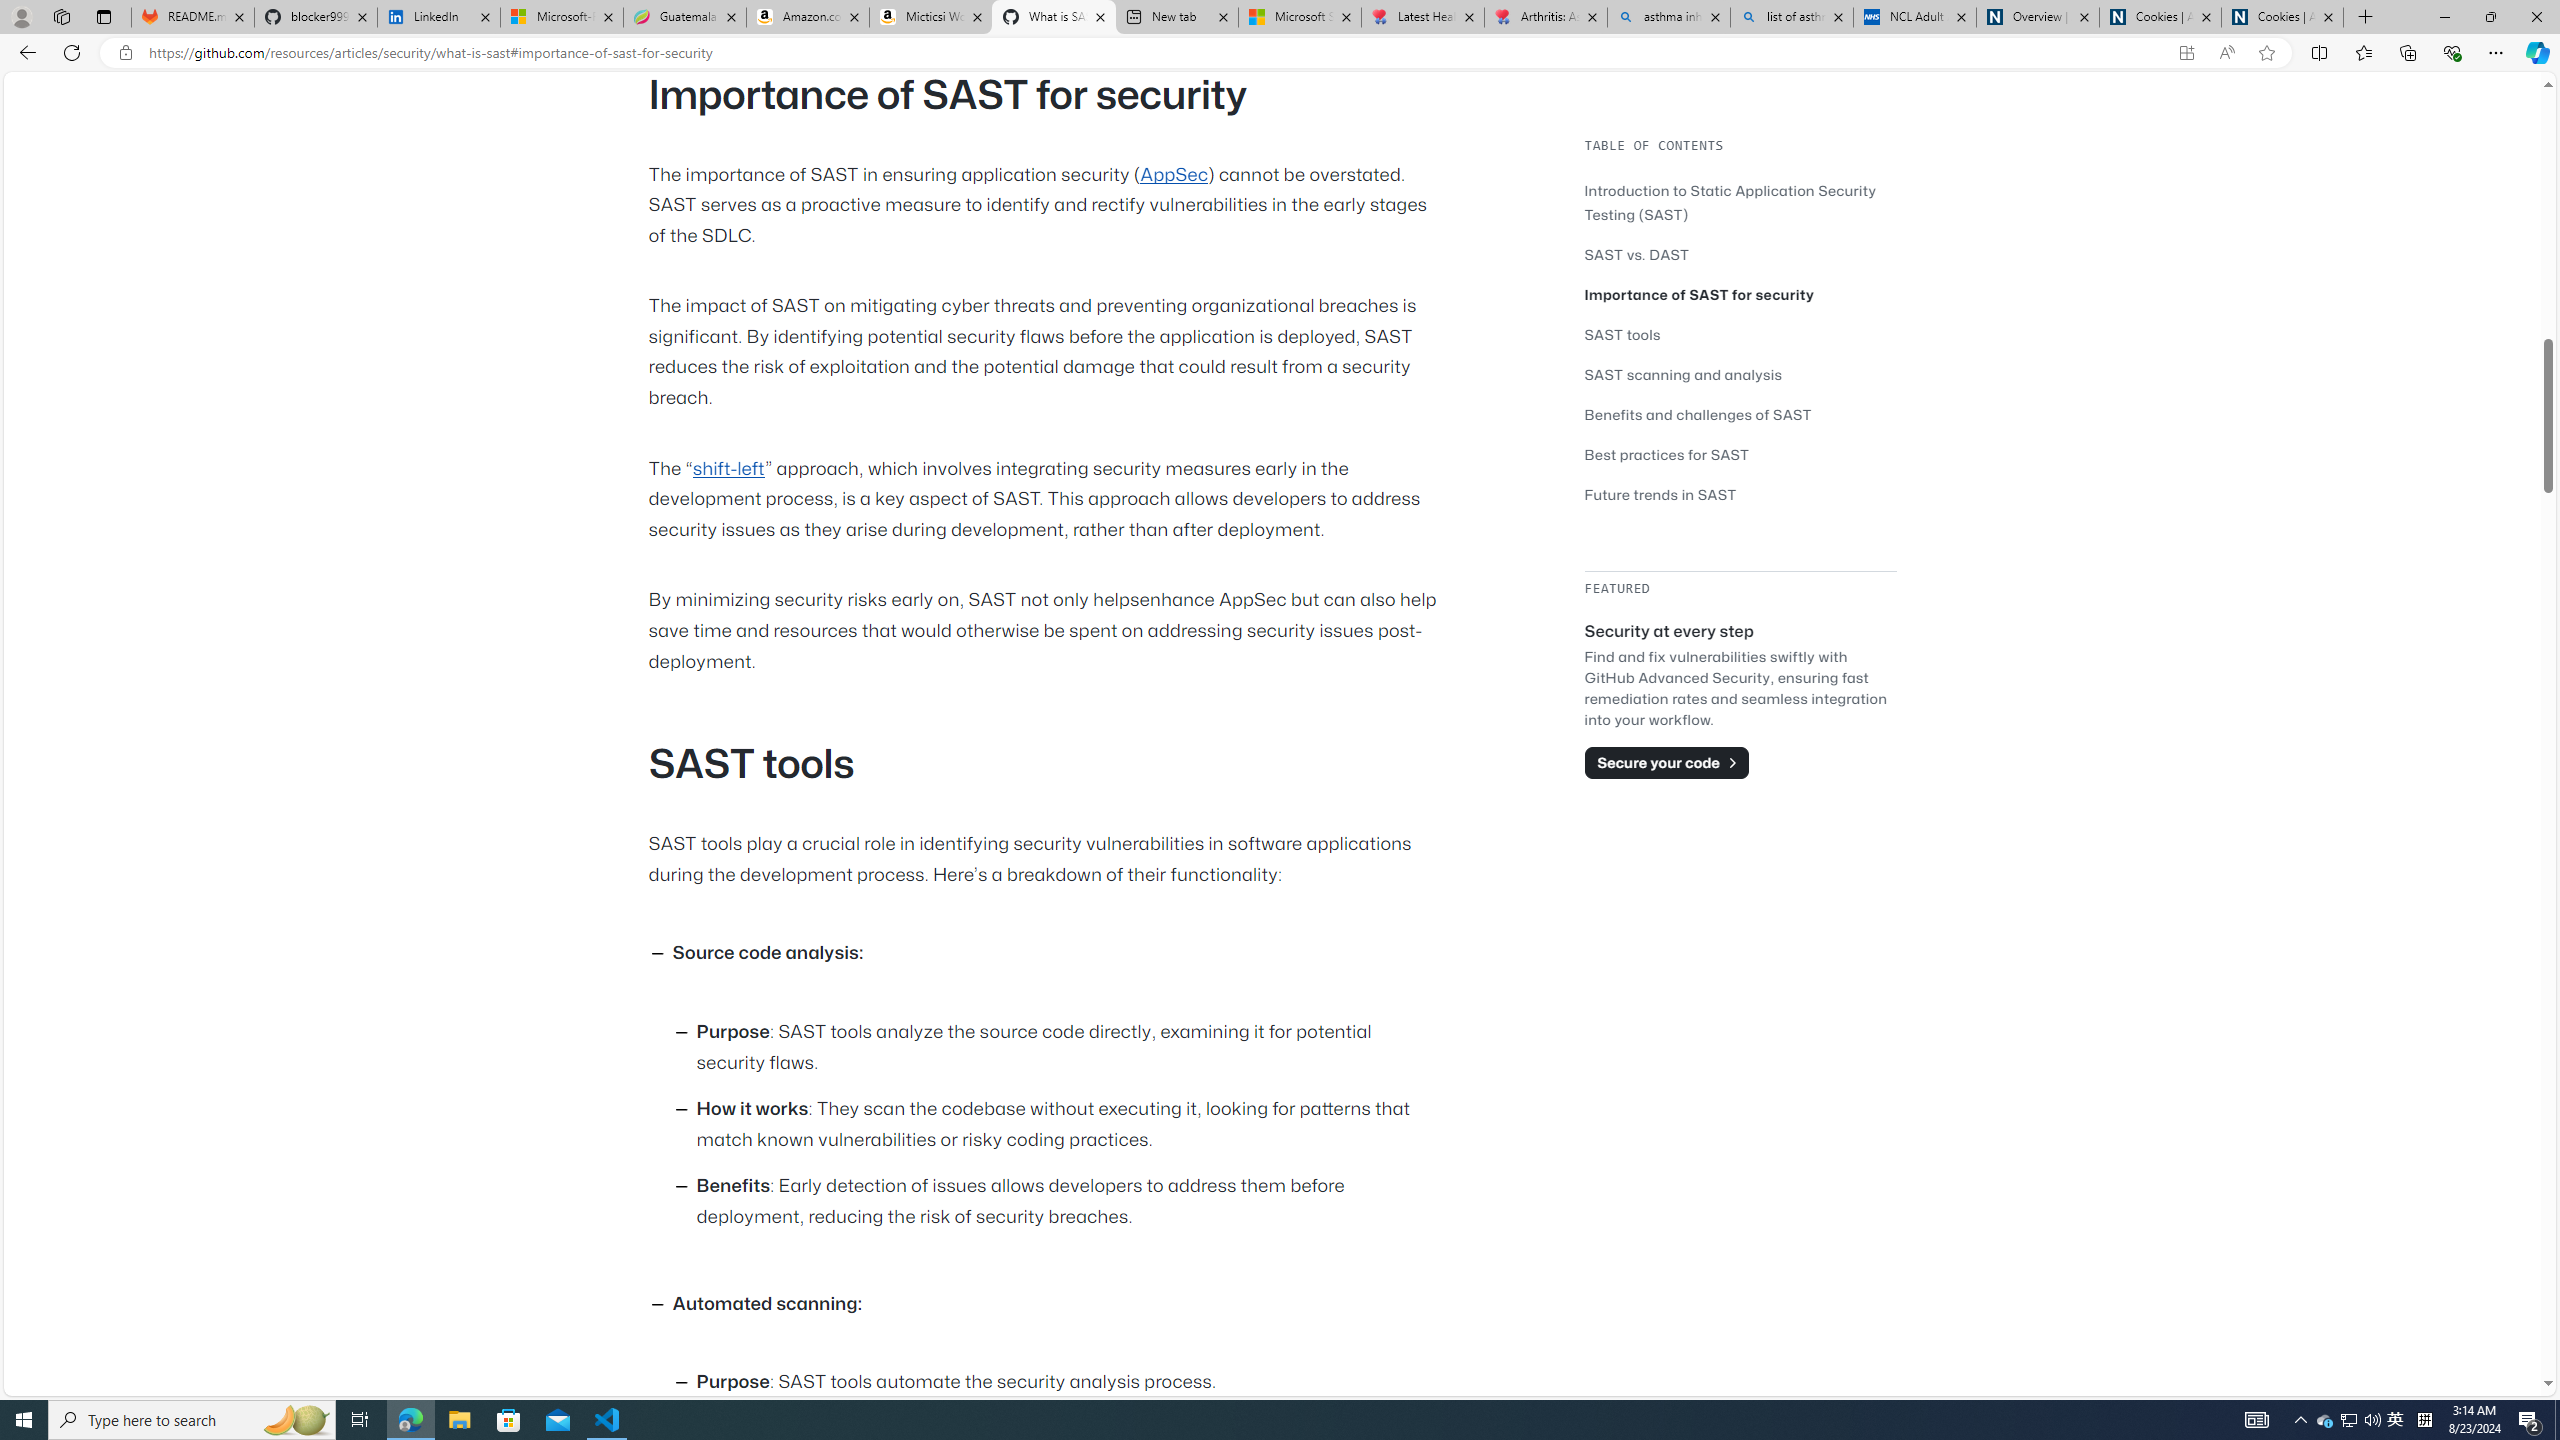  I want to click on 'Cookies | About | NICE', so click(2282, 16).